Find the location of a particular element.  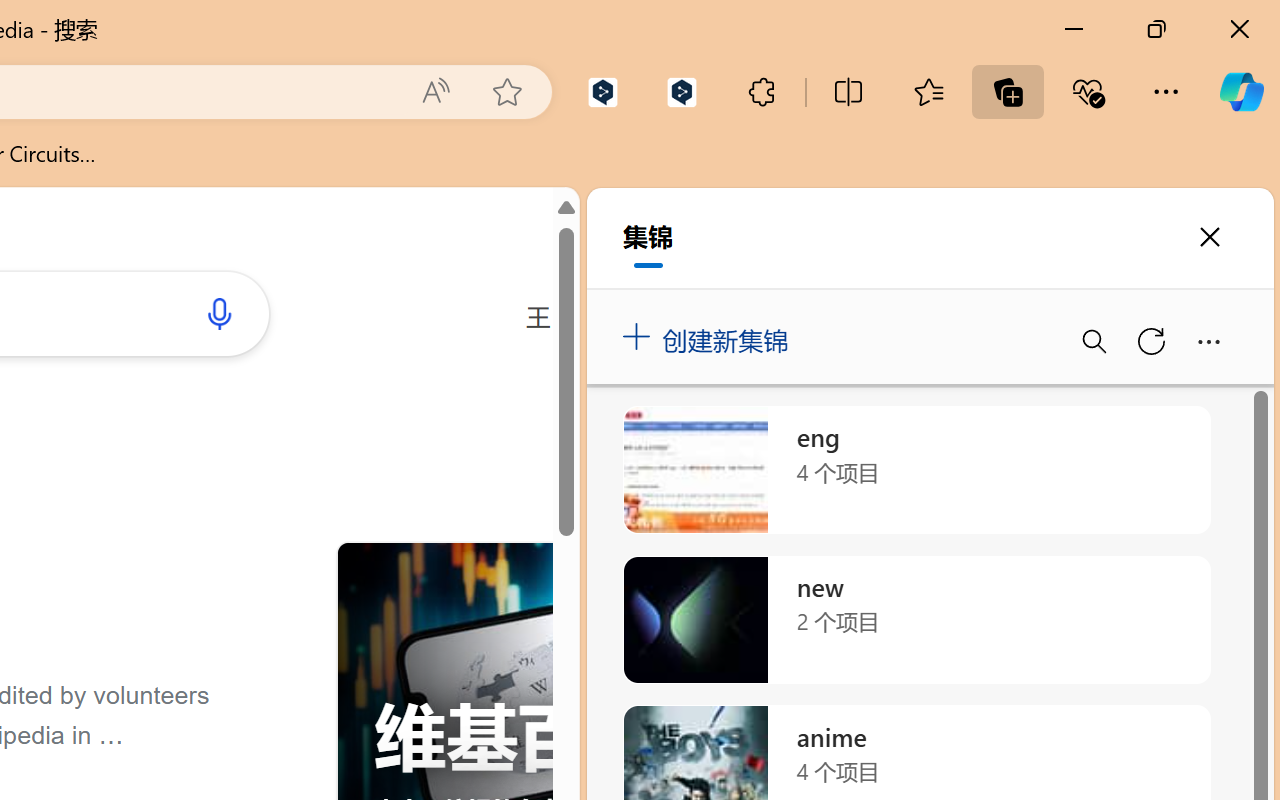

'Copilot (Ctrl+Shift+.)' is located at coordinates (1240, 91).